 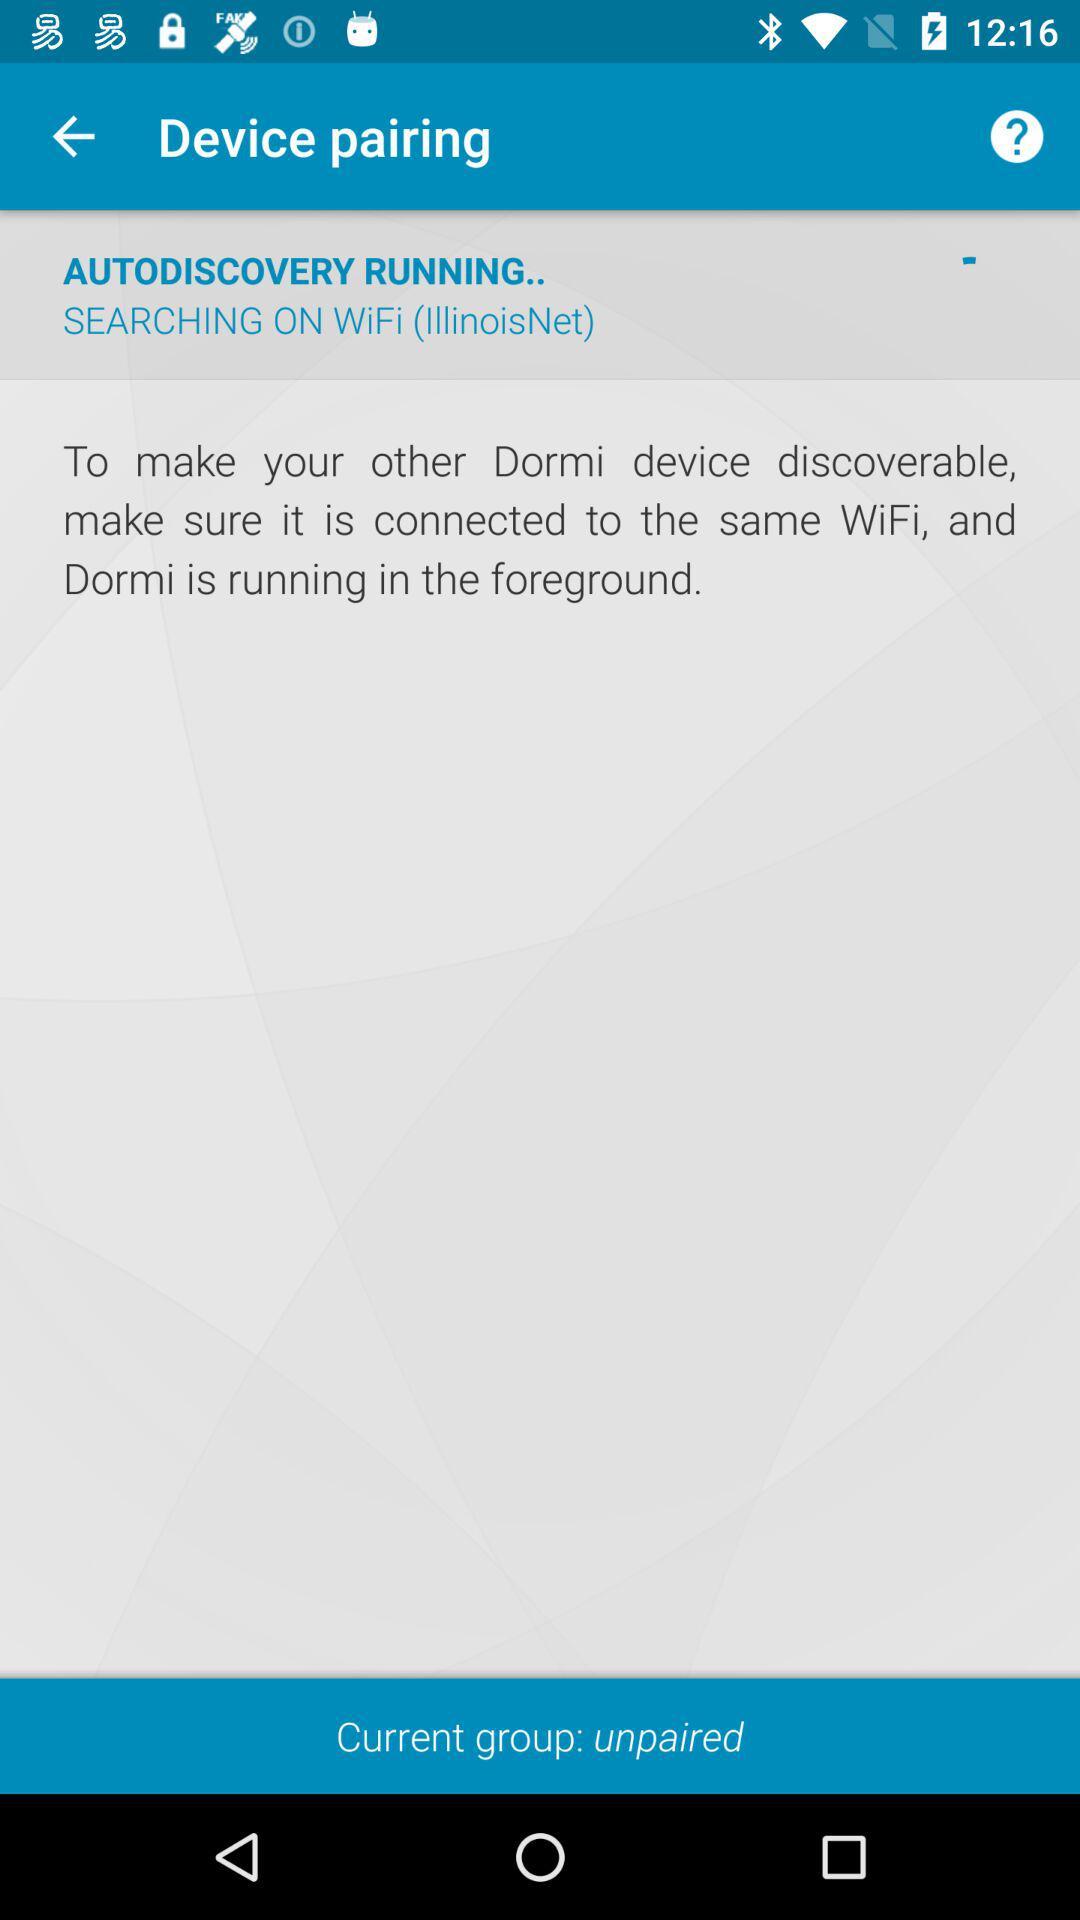 I want to click on the app next to the device pairing item, so click(x=1017, y=135).